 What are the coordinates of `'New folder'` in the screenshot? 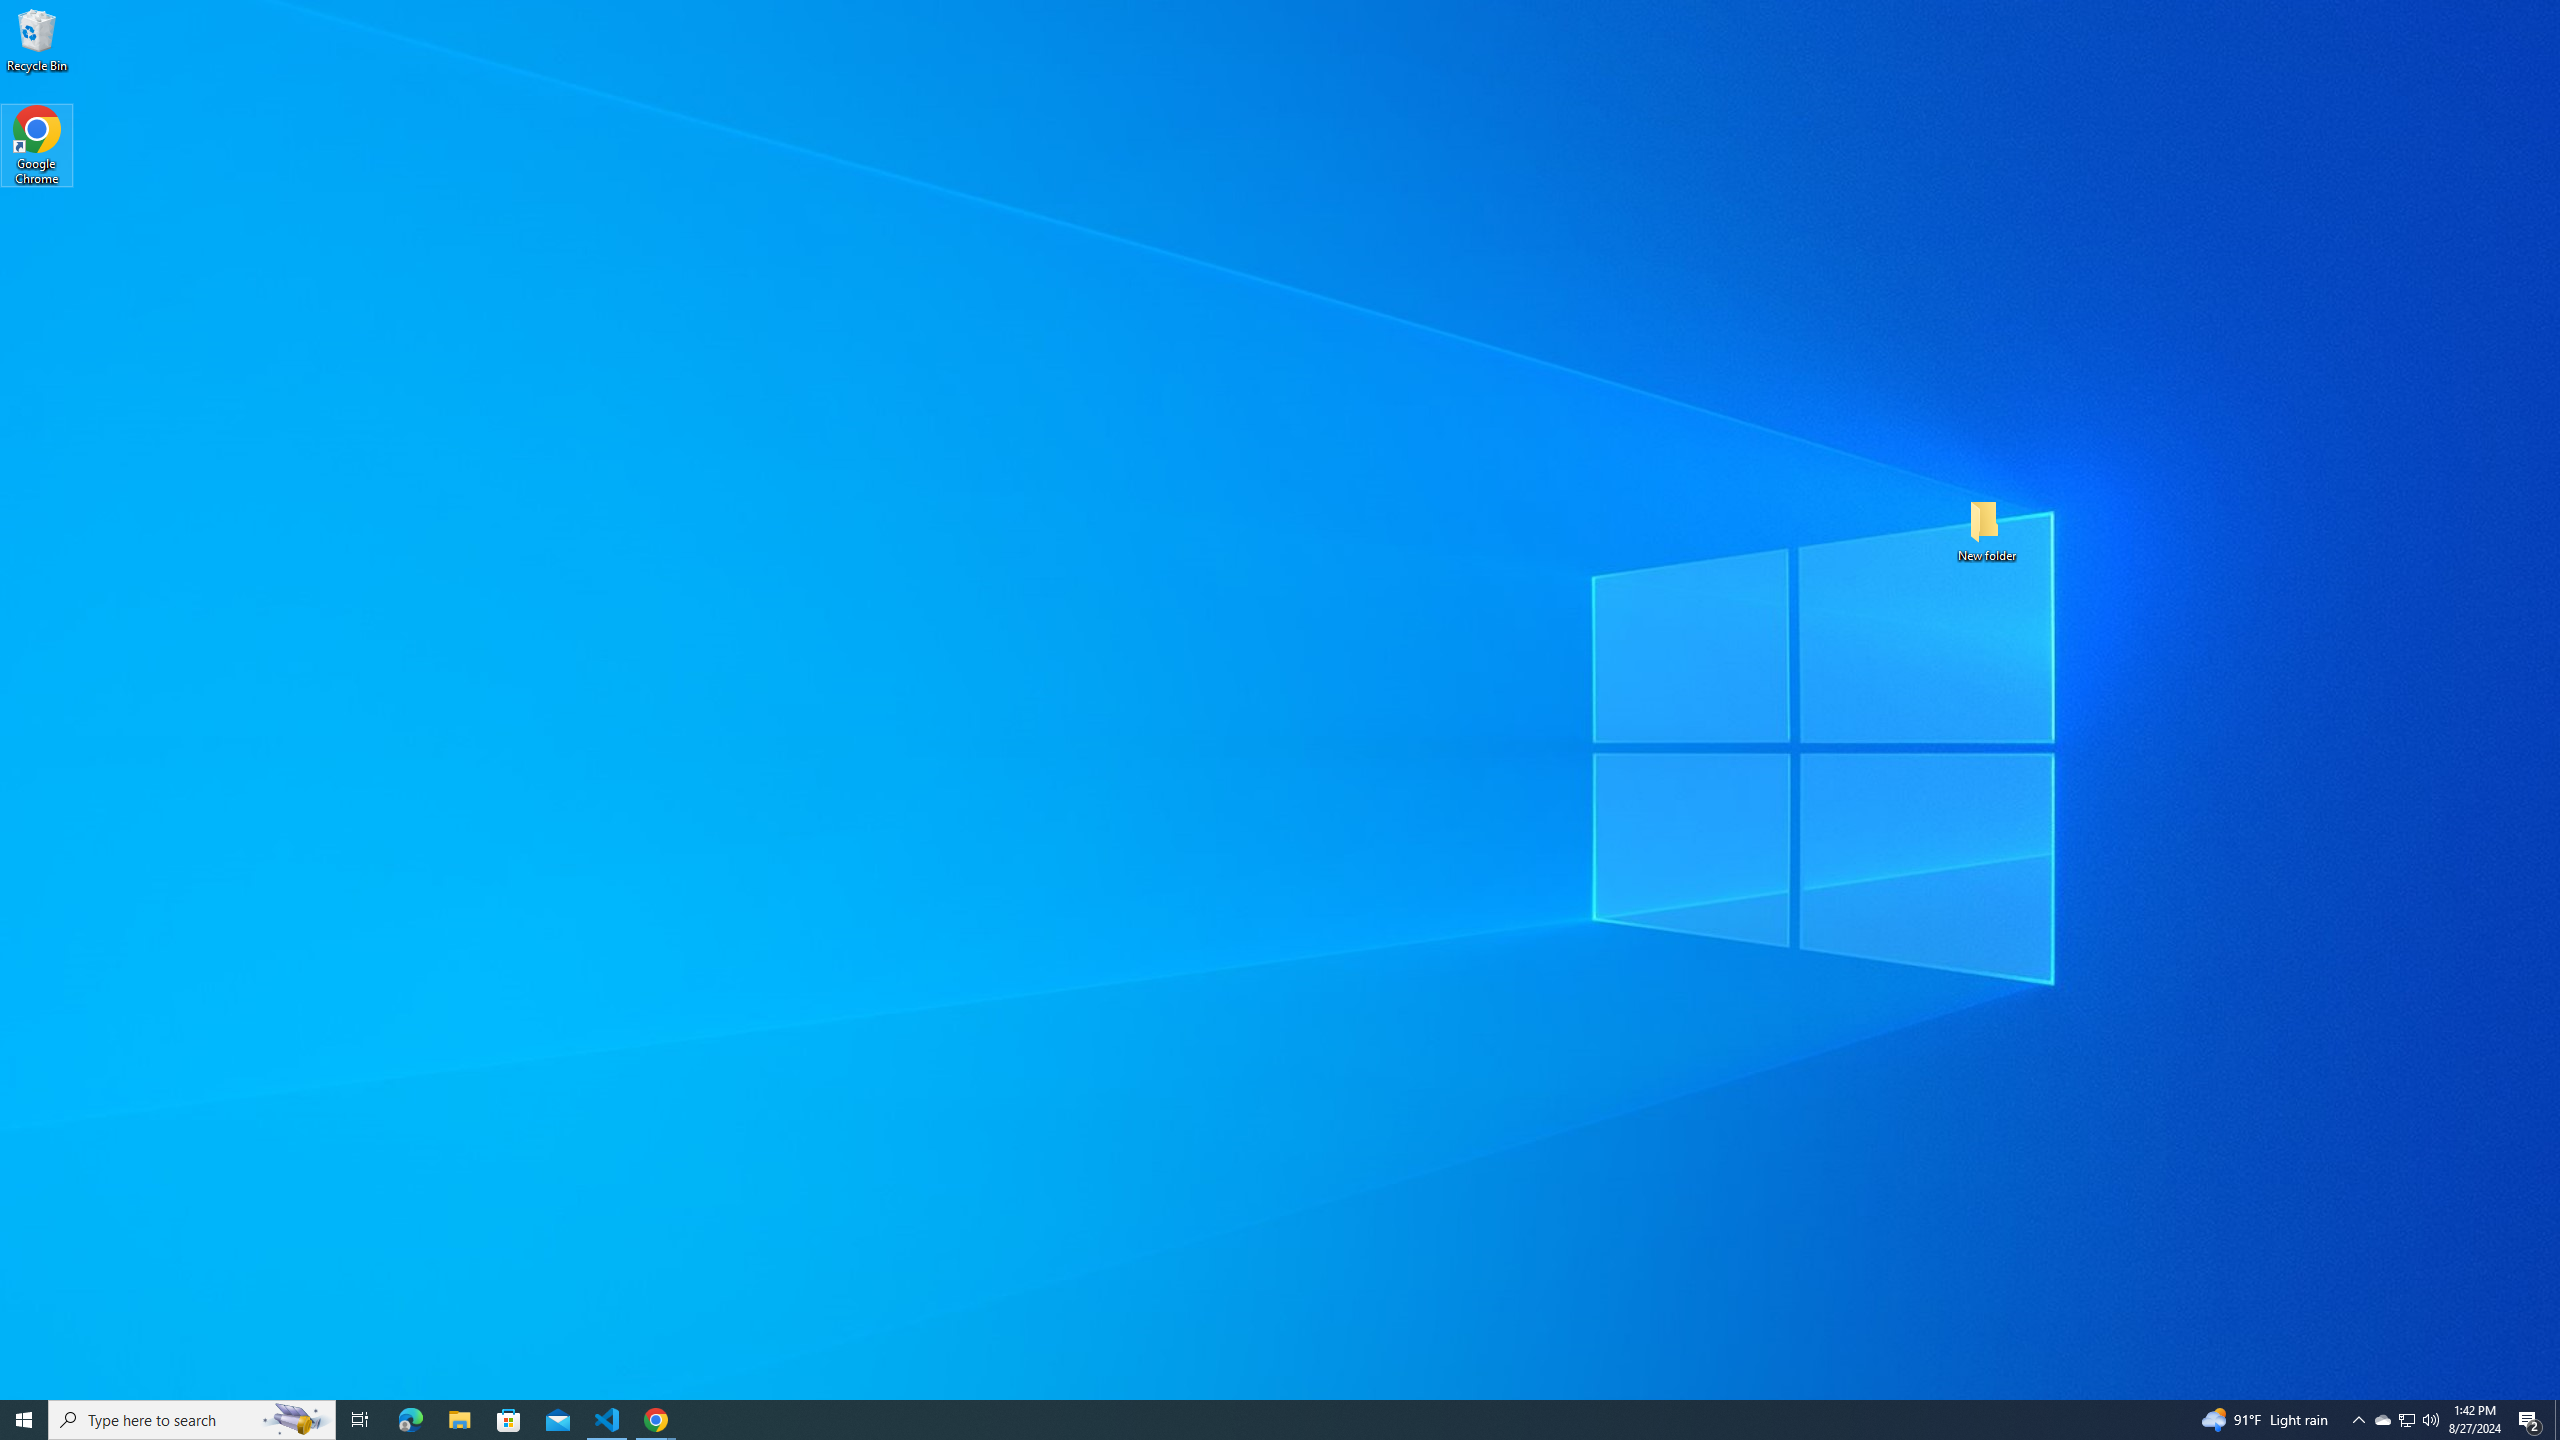 It's located at (1986, 528).